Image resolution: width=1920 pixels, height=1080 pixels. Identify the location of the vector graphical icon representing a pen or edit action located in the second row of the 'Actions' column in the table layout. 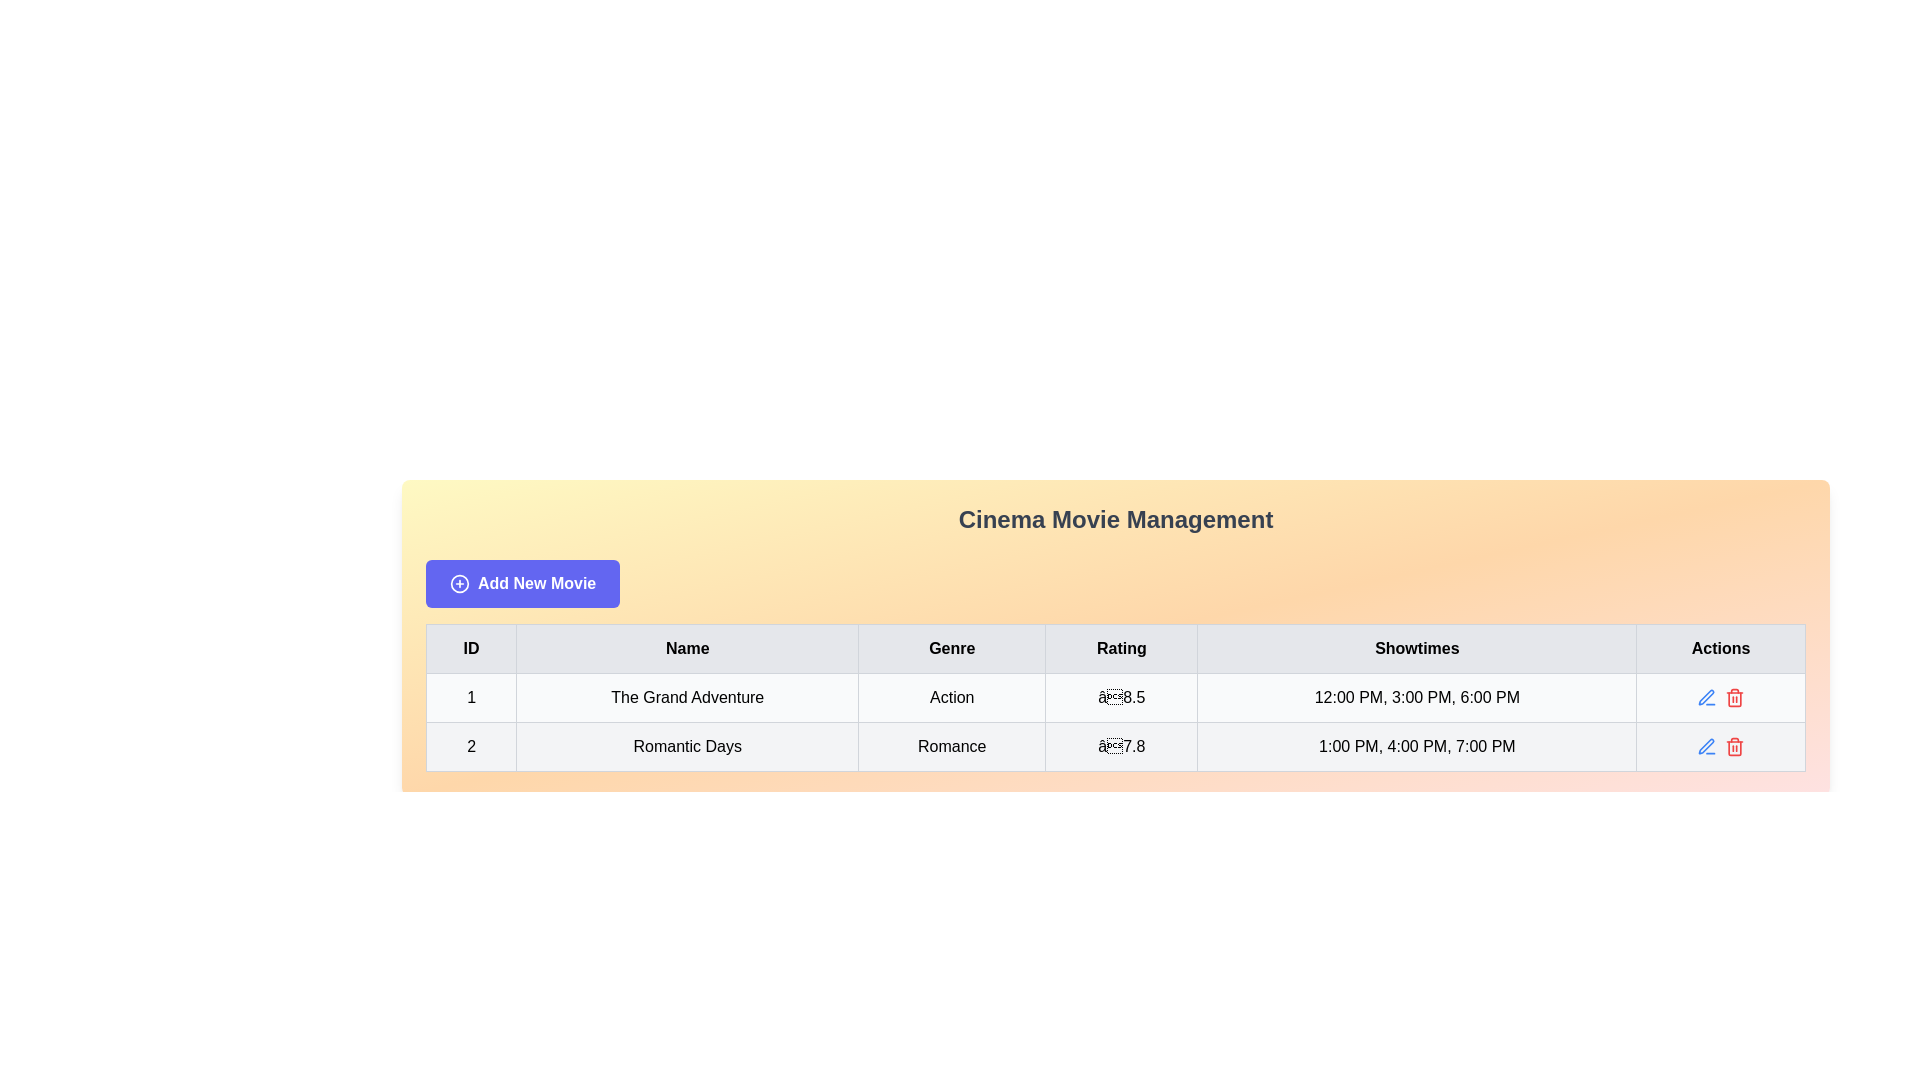
(1705, 746).